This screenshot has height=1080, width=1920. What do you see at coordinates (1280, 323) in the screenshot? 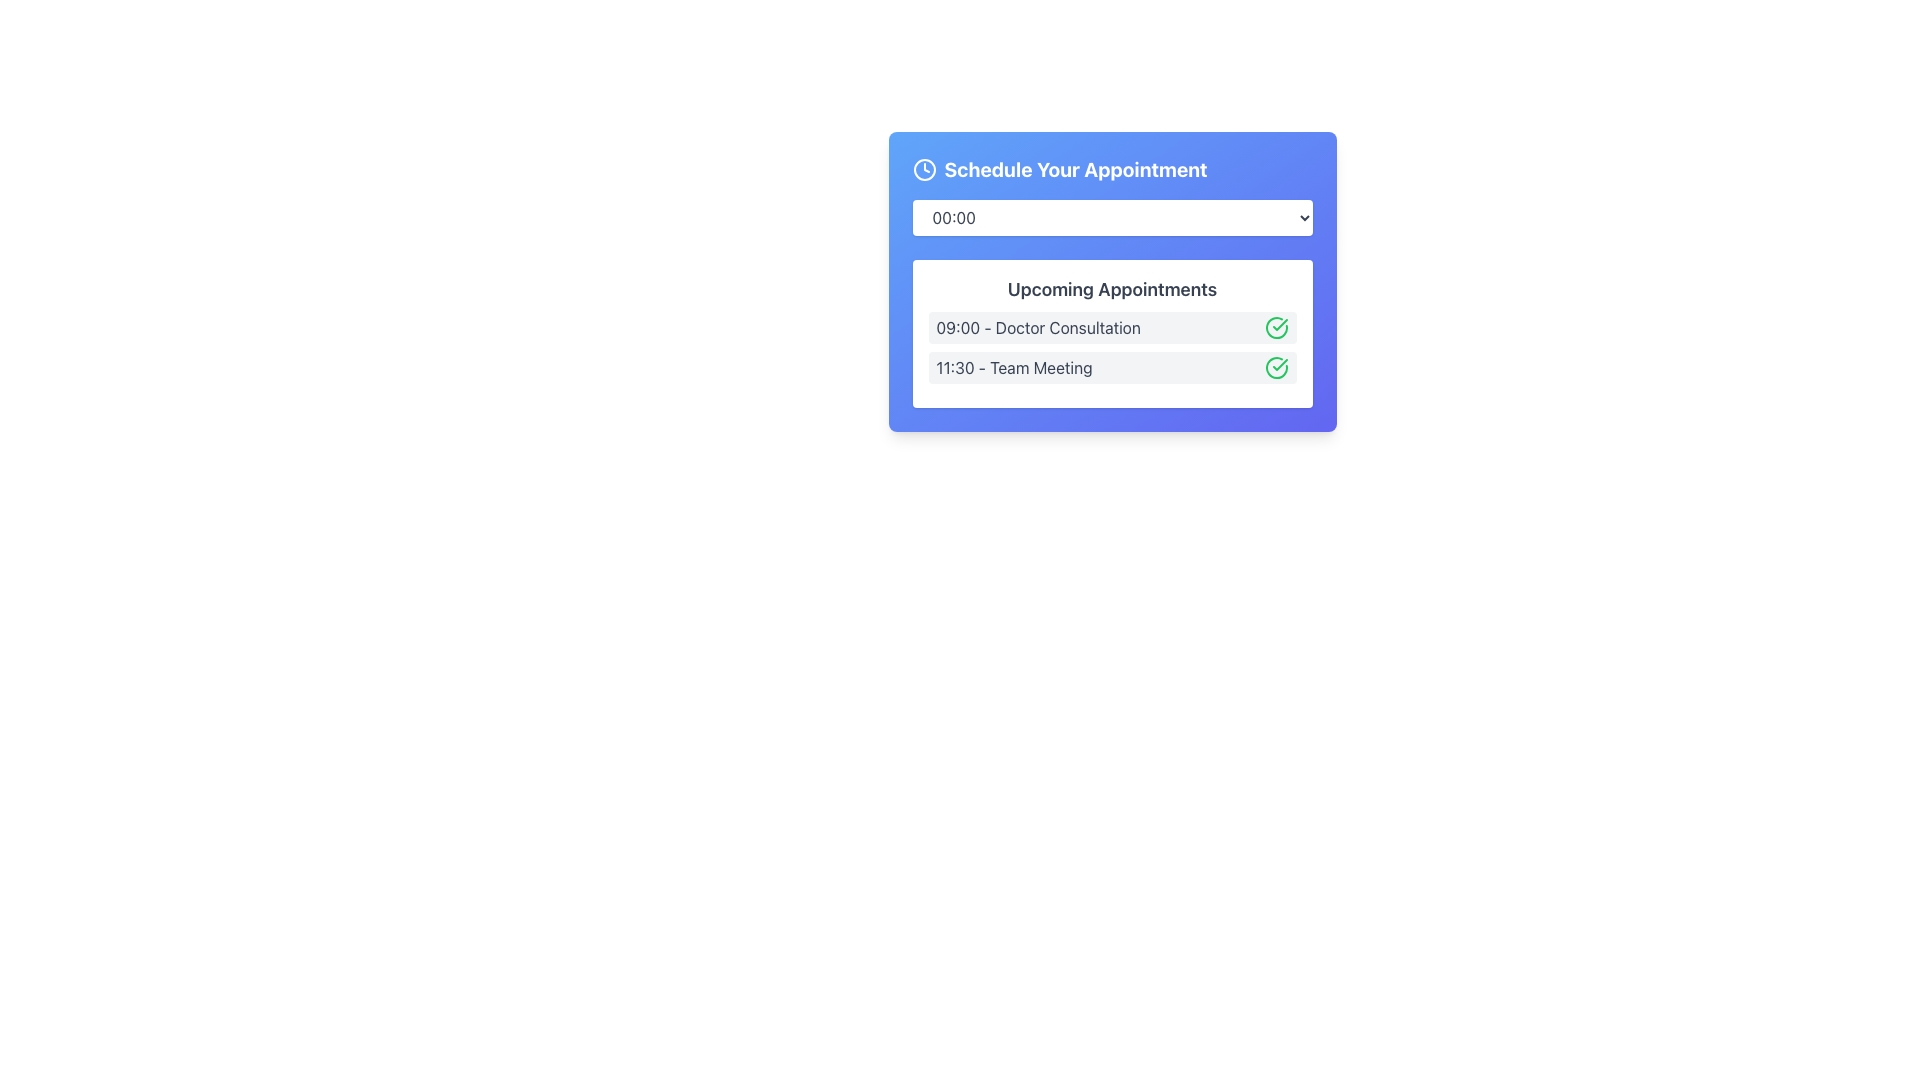
I see `the confirmation icon for the appointment at 11:30 in the 'Upcoming Appointments' list, which indicates that the appointment is confirmed or completed` at bounding box center [1280, 323].